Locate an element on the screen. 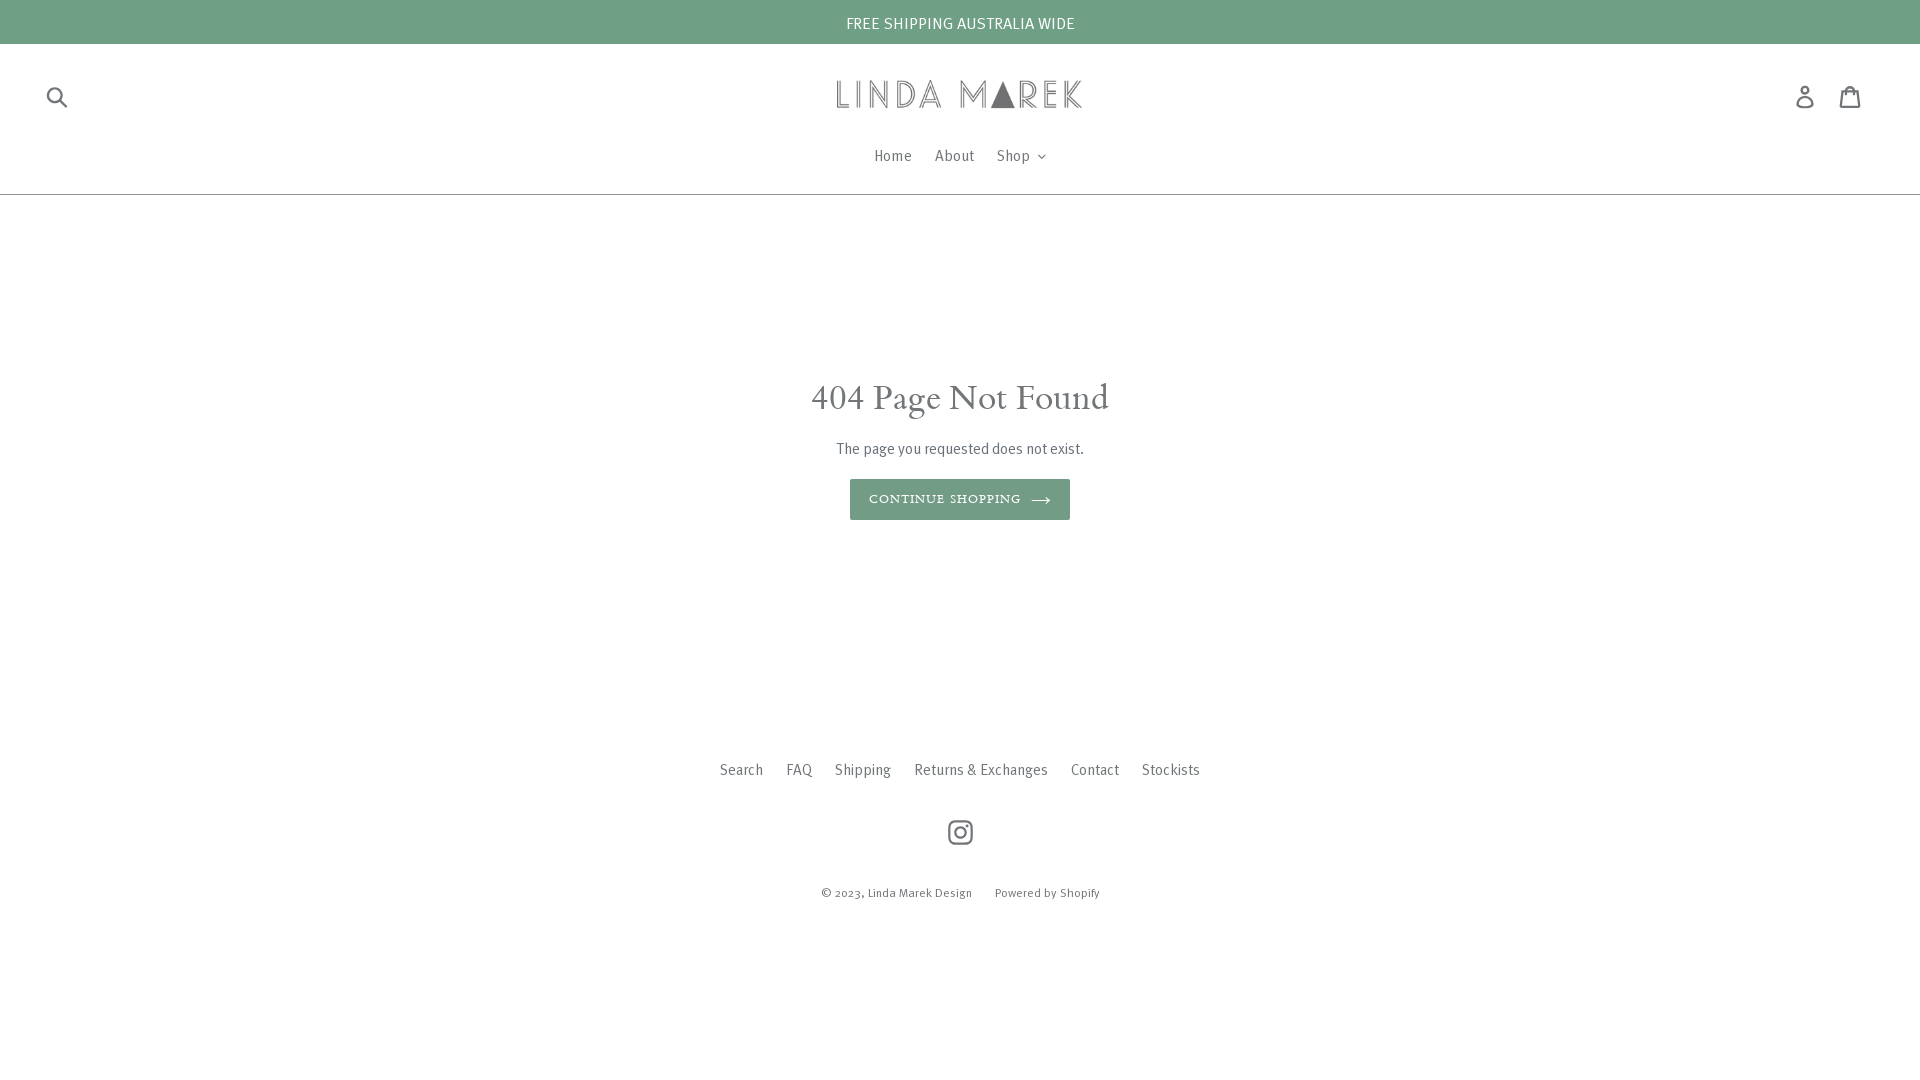 Image resolution: width=1920 pixels, height=1080 pixels. 'Log in' is located at coordinates (1806, 96).